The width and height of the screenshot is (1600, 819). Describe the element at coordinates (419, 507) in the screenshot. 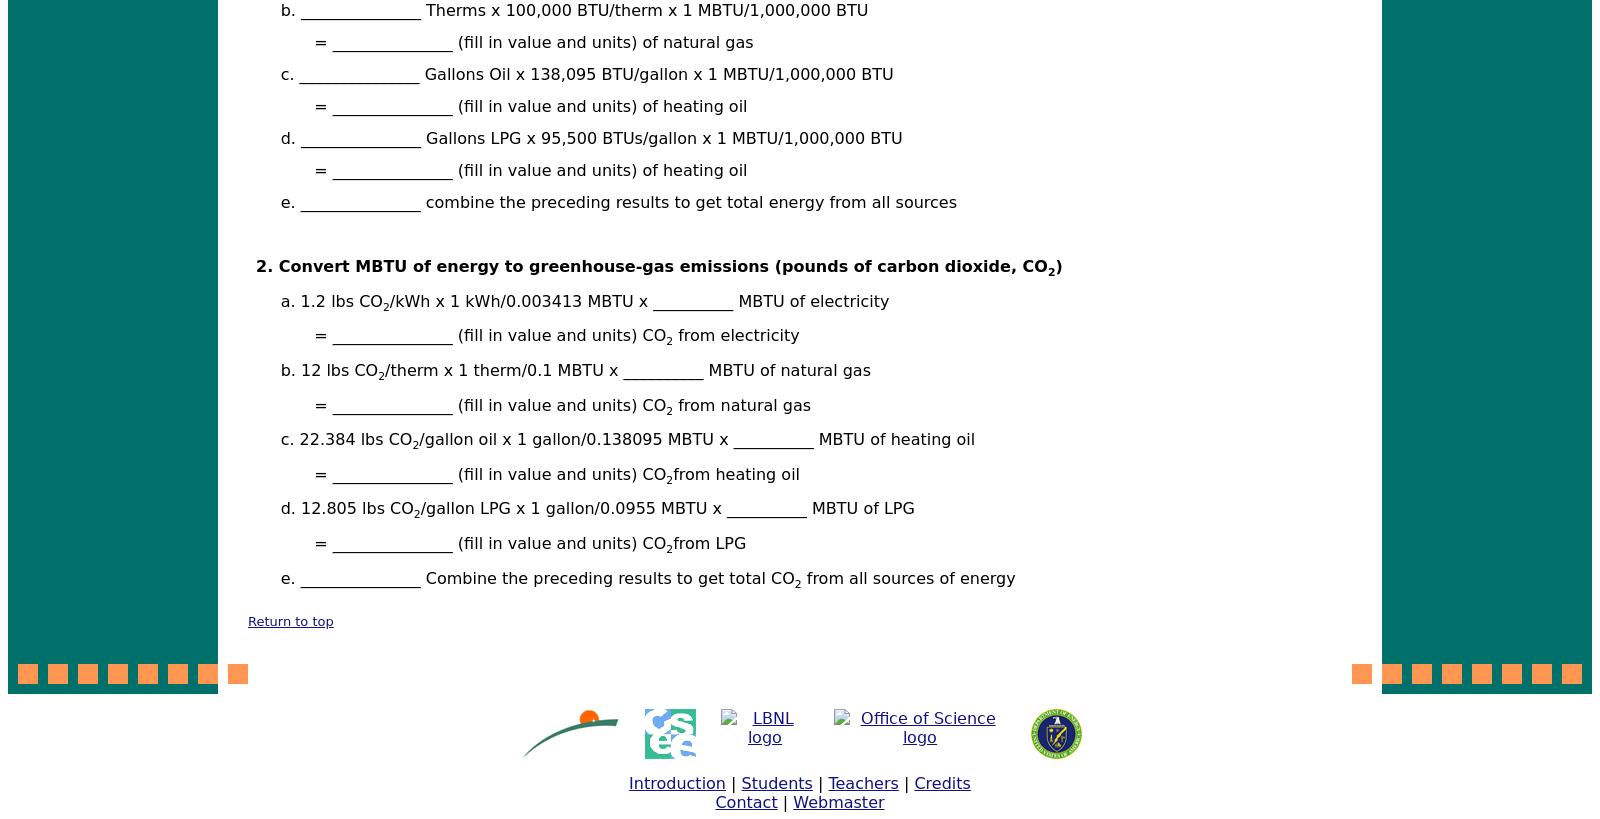

I see `'/gallon LPG x 1 gallon/0.0955 MBTU x __________ MBTU of LPG'` at that location.